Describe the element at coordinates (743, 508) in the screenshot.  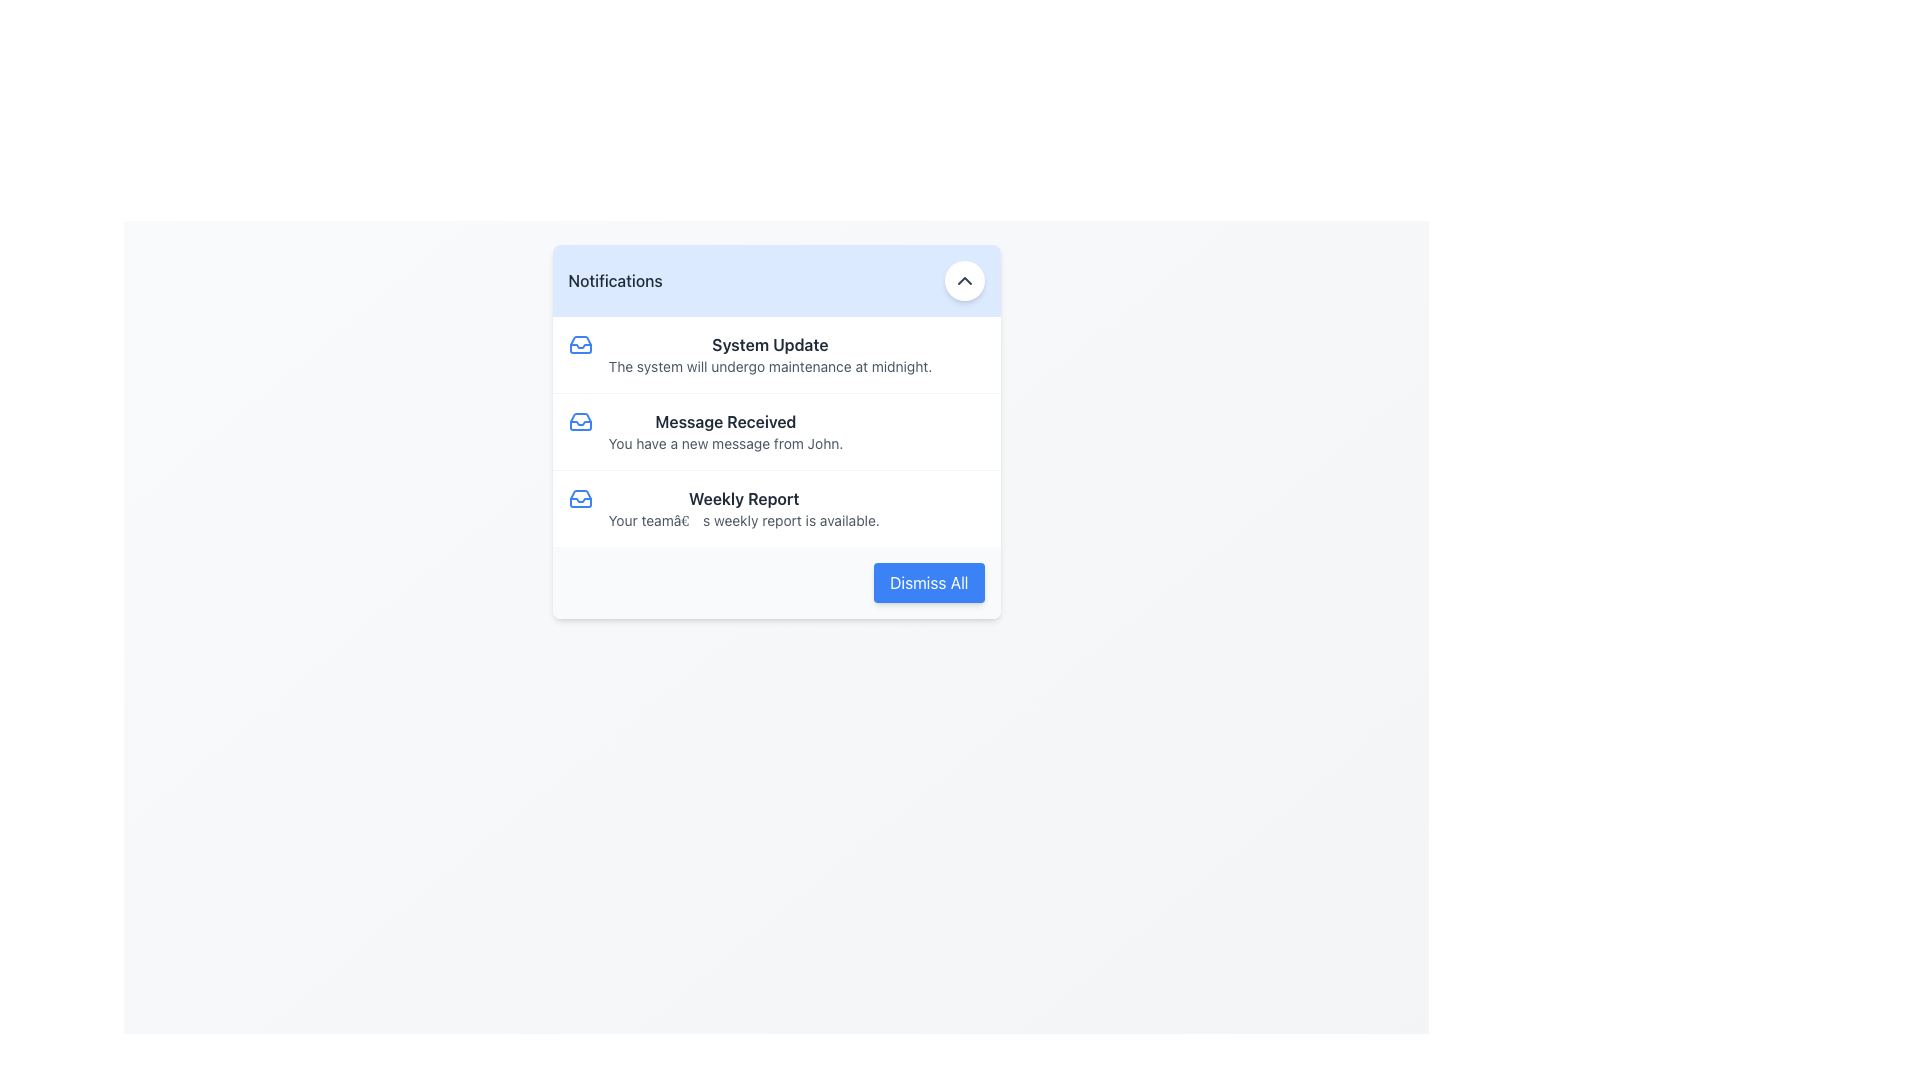
I see `informational text block about the availability of the team's weekly report located in the lower part of the notification card, centered horizontally and positioned near the mailbox icon` at that location.